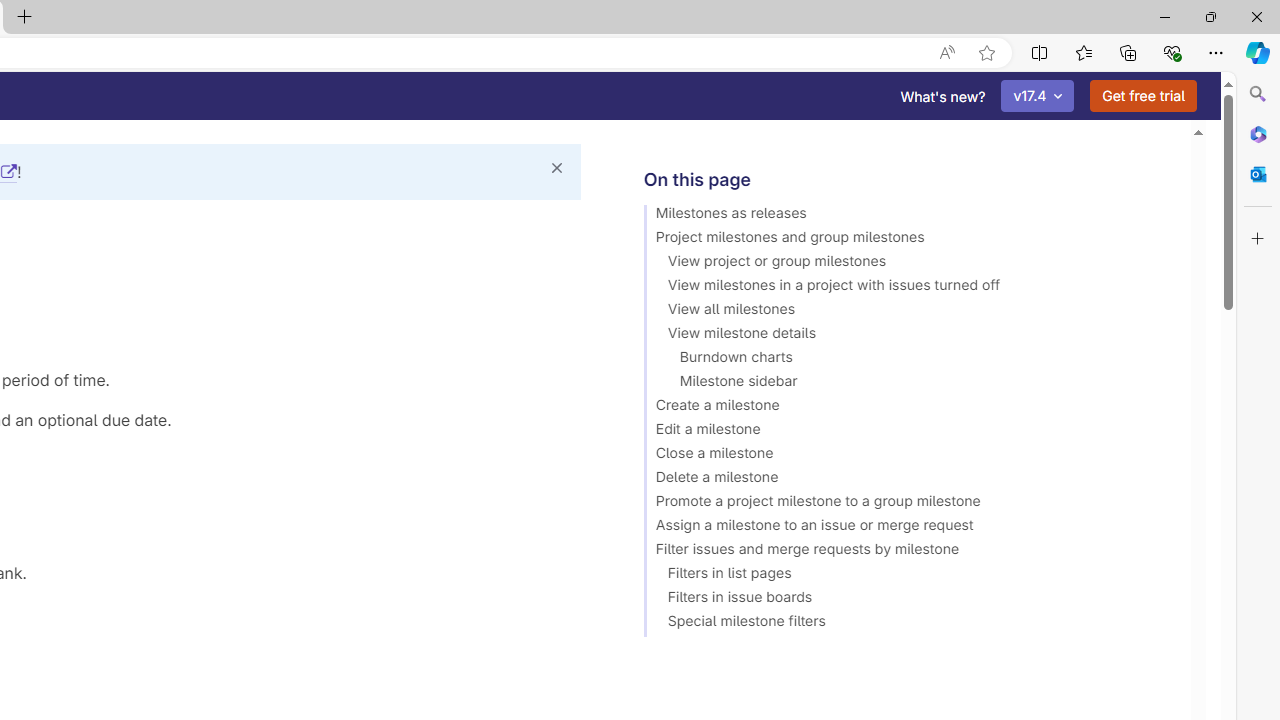  What do you see at coordinates (907, 384) in the screenshot?
I see `'Milestone sidebar'` at bounding box center [907, 384].